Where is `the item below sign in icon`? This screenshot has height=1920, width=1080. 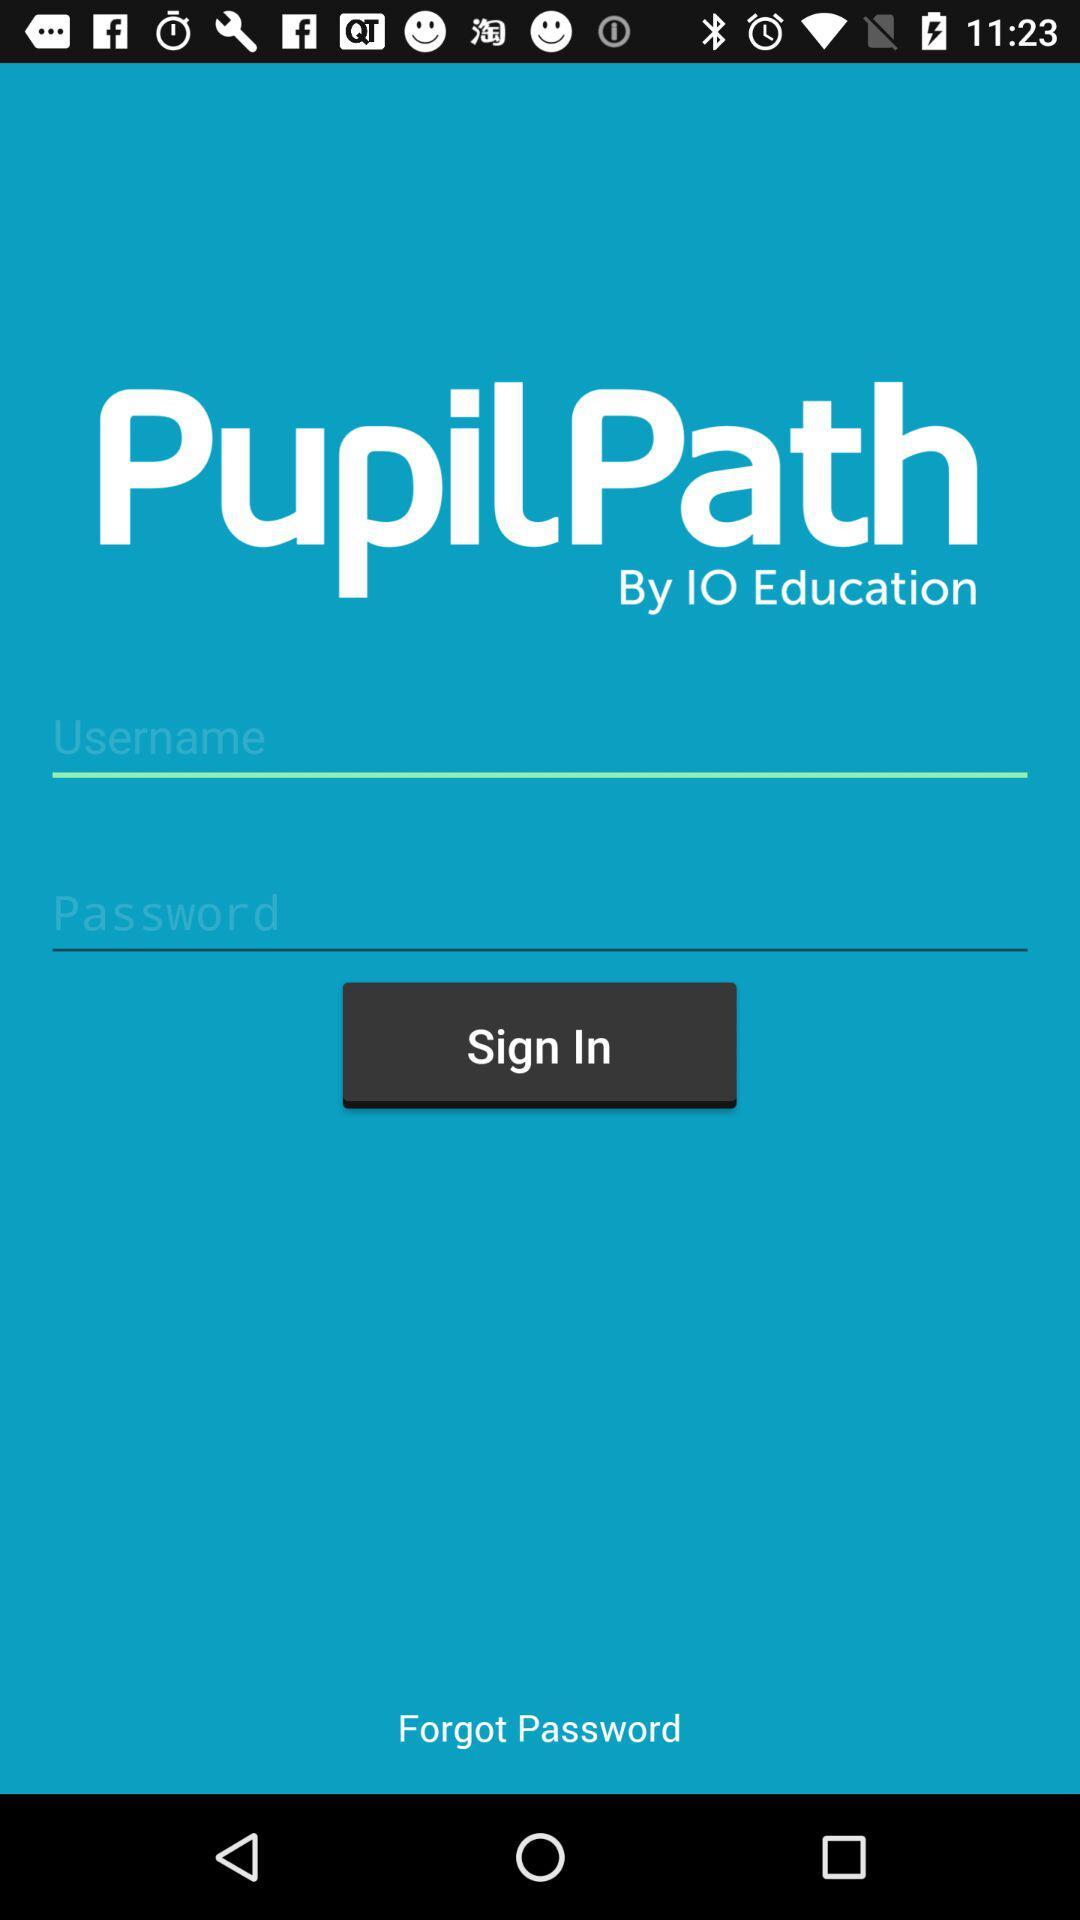 the item below sign in icon is located at coordinates (538, 1726).